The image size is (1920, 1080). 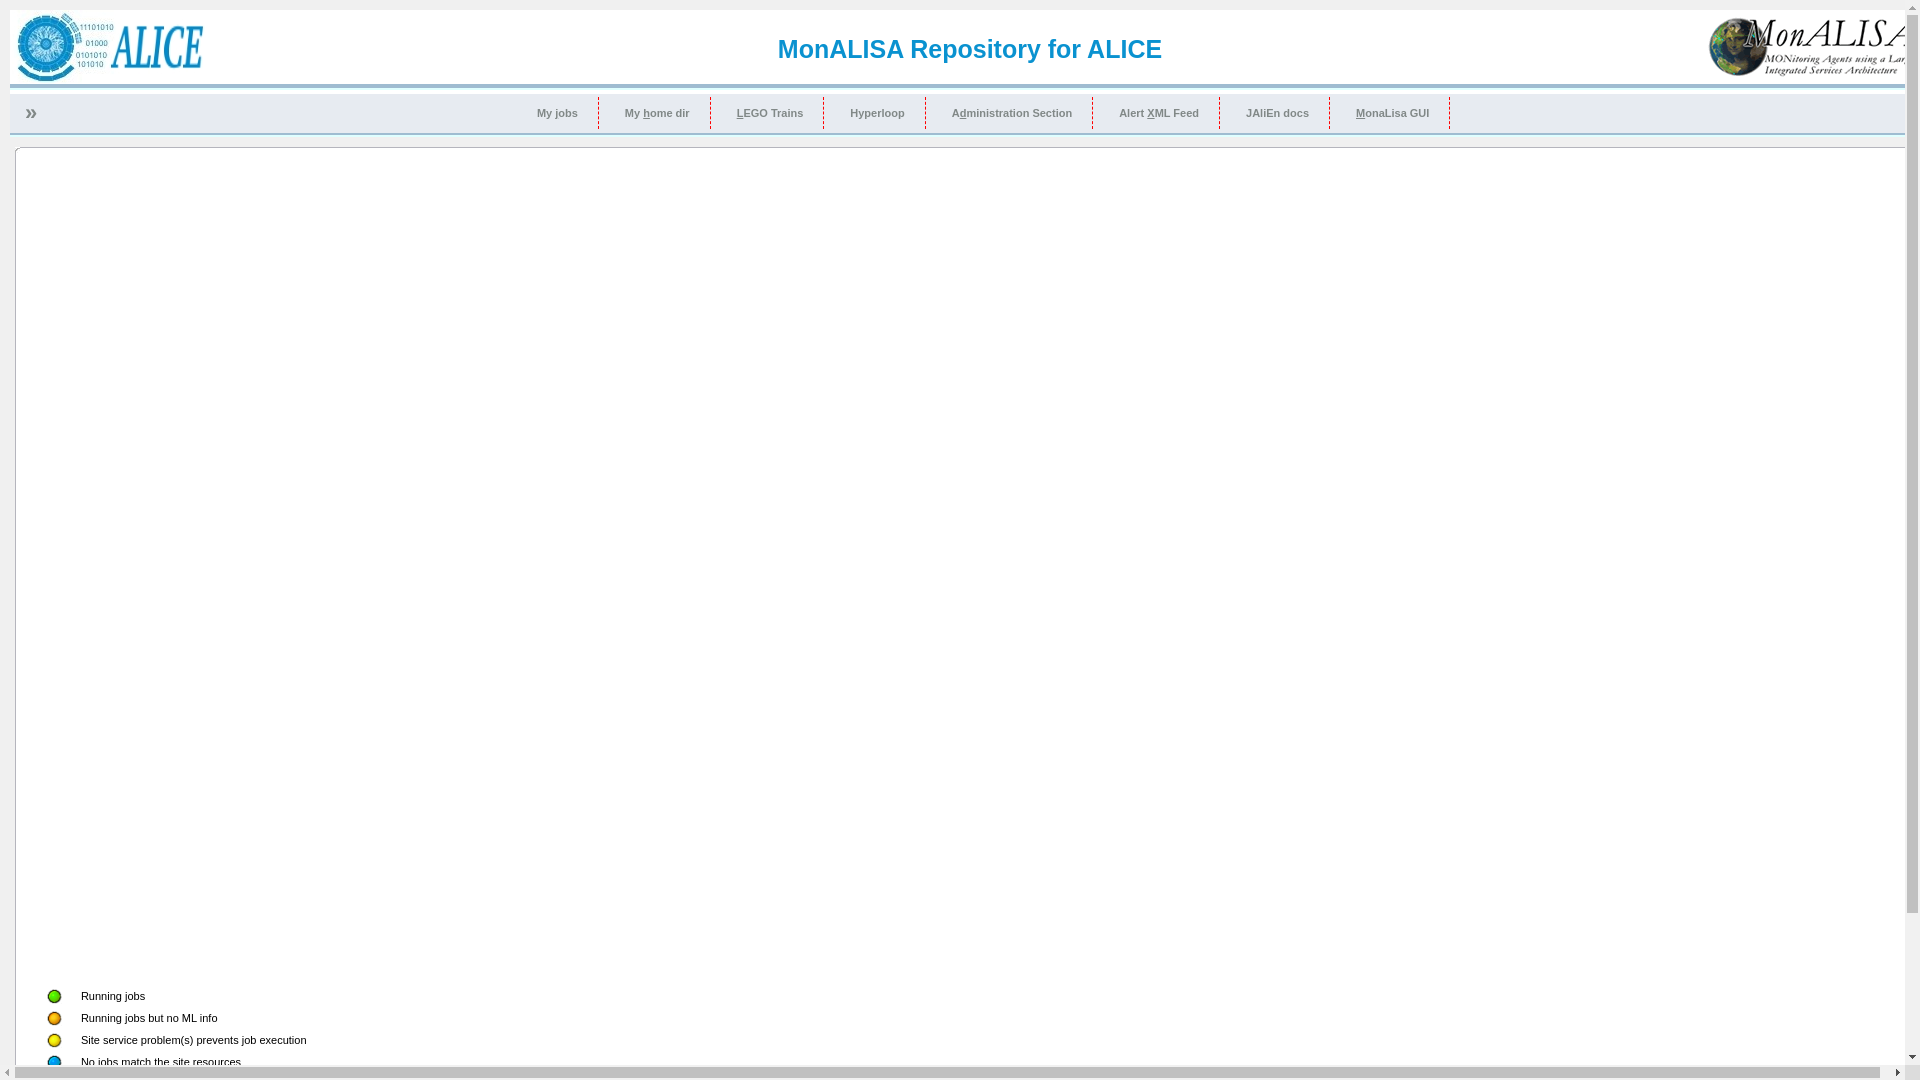 What do you see at coordinates (557, 112) in the screenshot?
I see `'My jobs'` at bounding box center [557, 112].